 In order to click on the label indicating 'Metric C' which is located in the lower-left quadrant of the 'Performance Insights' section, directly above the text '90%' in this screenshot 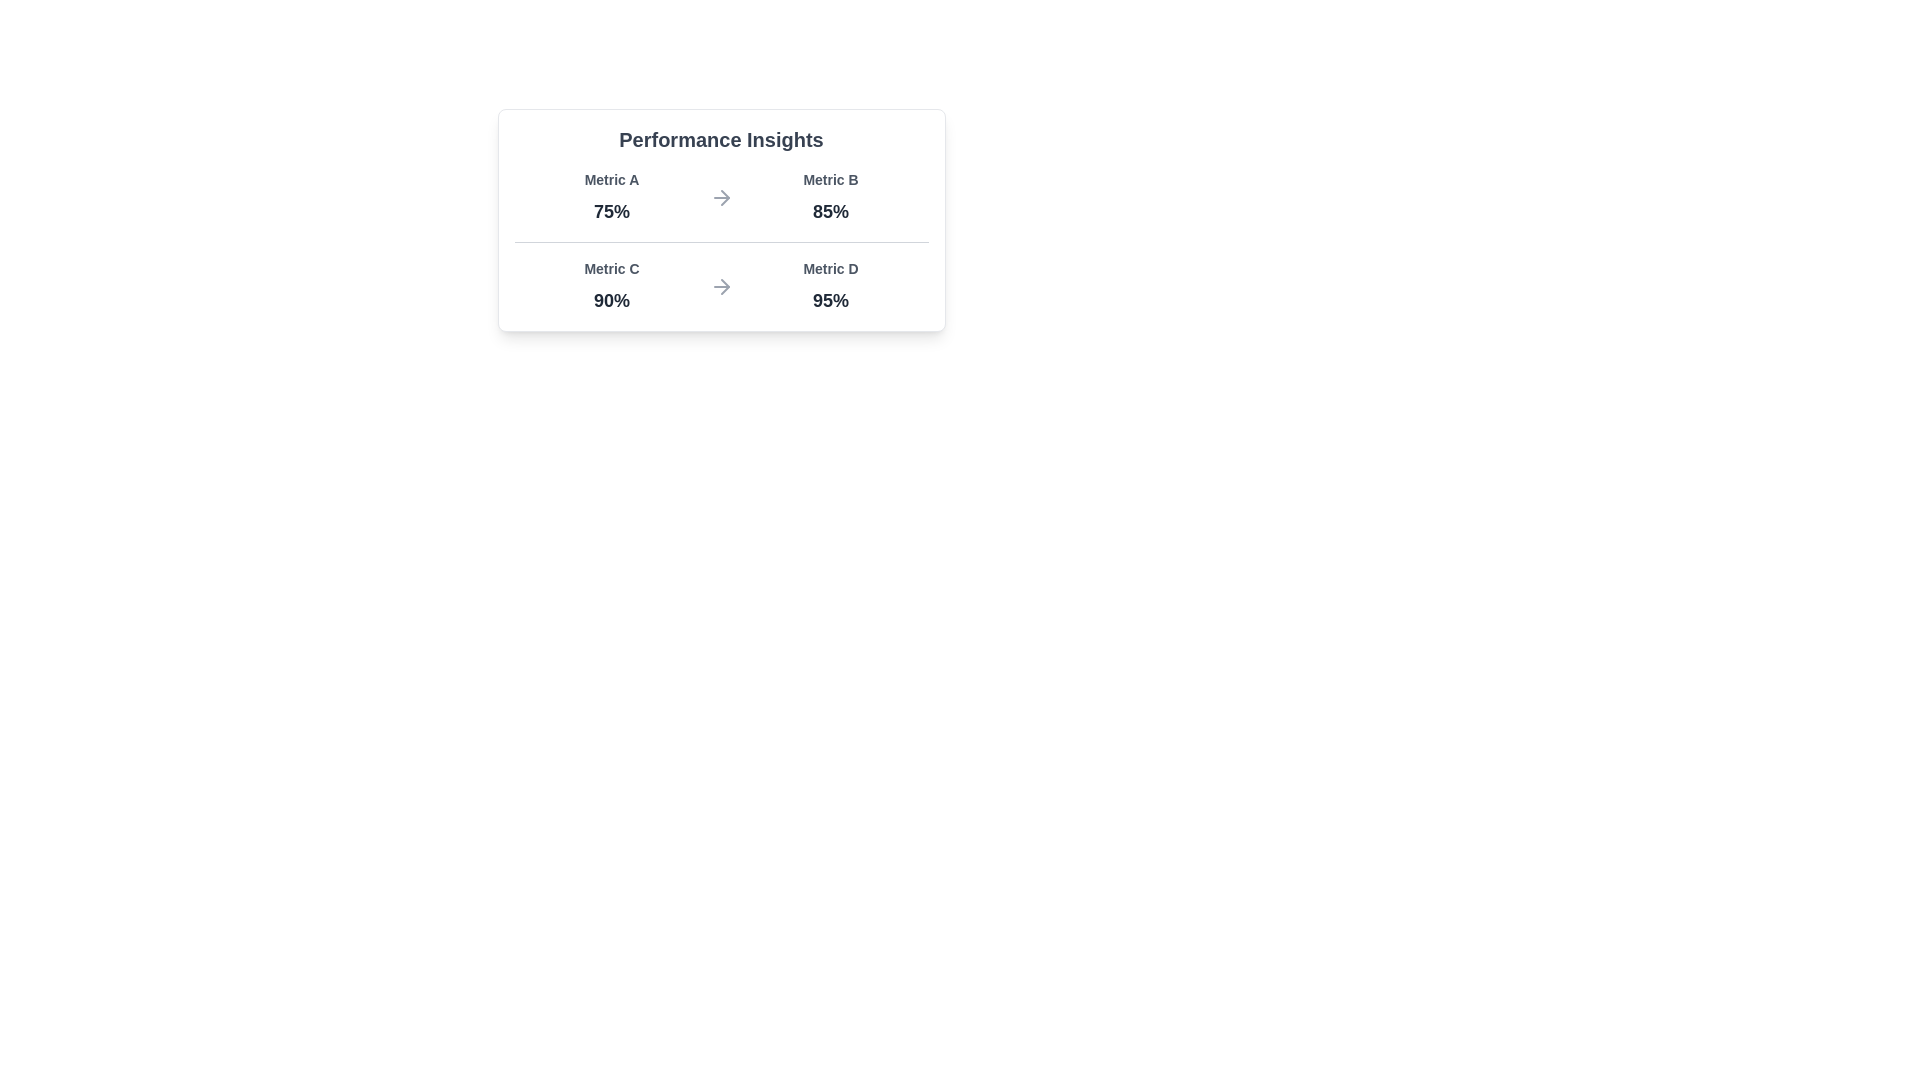, I will do `click(610, 268)`.